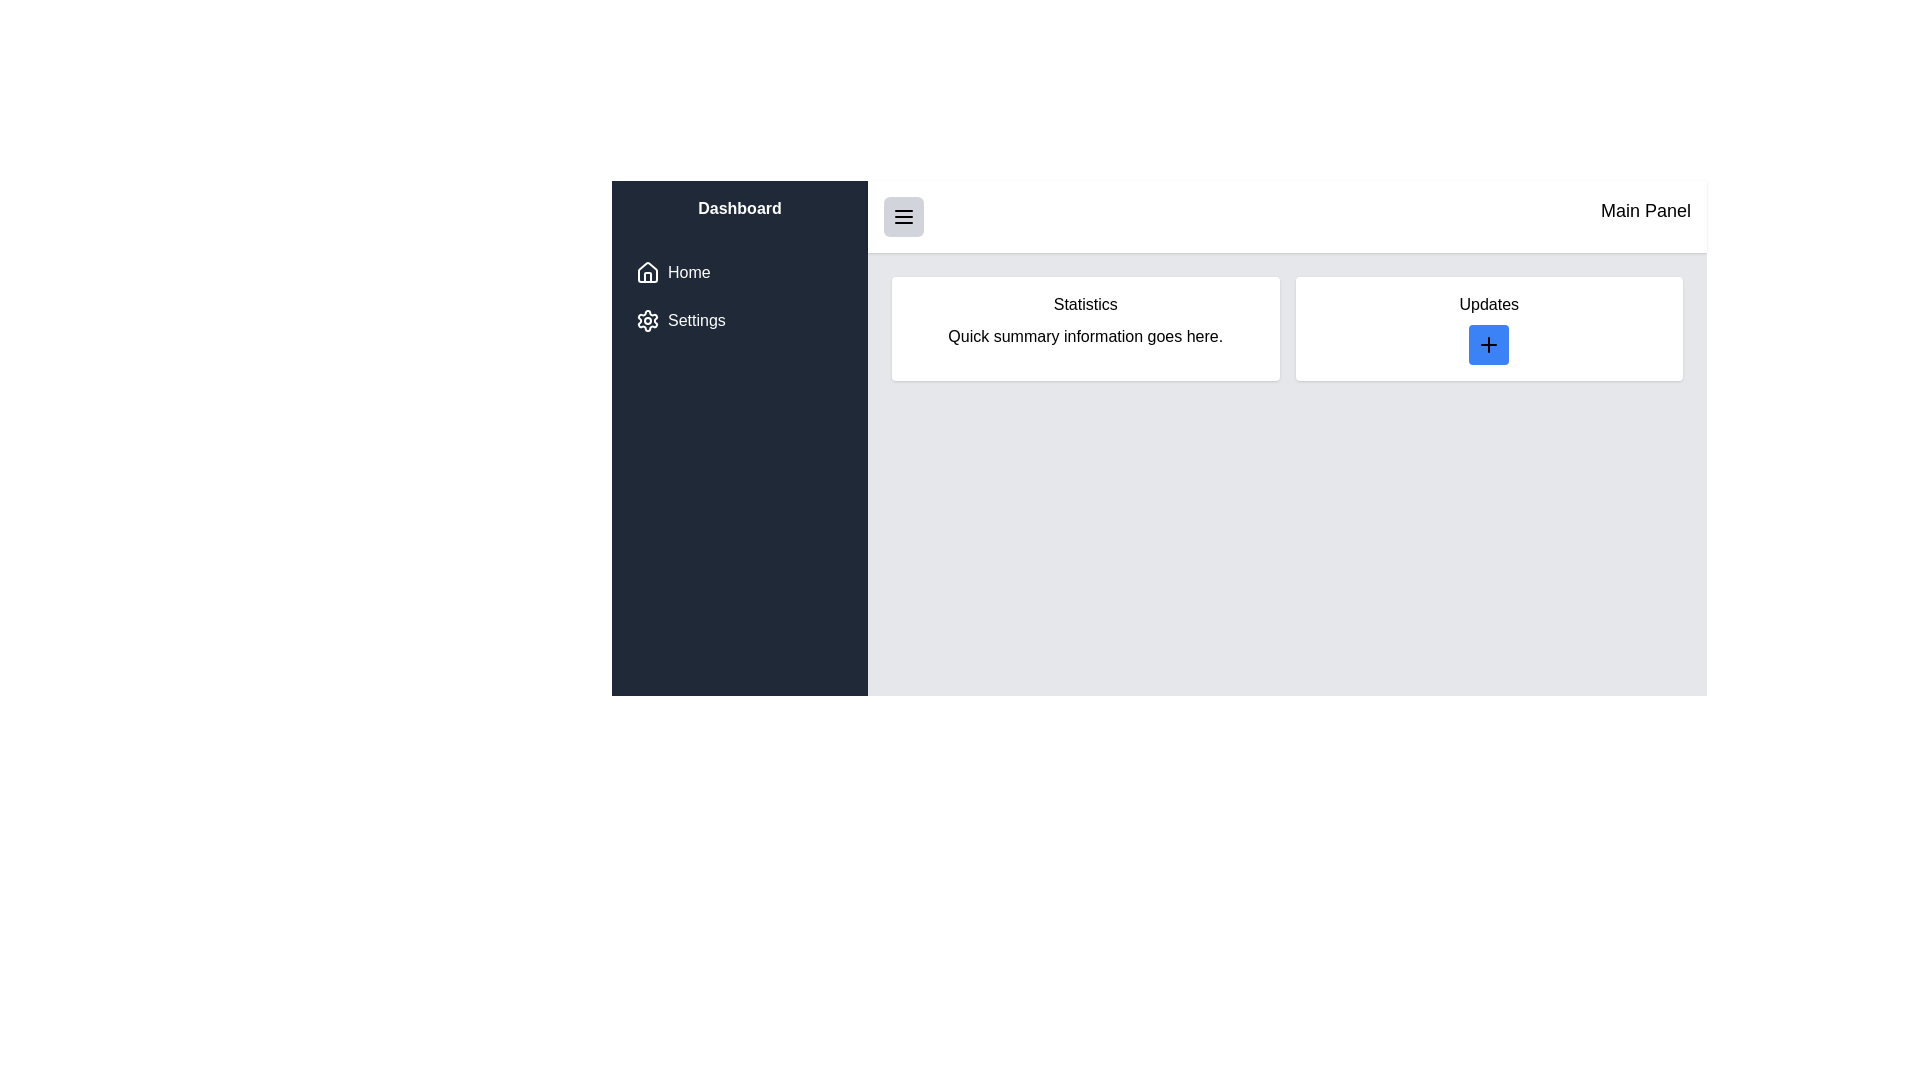  Describe the element at coordinates (1489, 343) in the screenshot. I see `the '+' button located in the 'Updates' panel` at that location.